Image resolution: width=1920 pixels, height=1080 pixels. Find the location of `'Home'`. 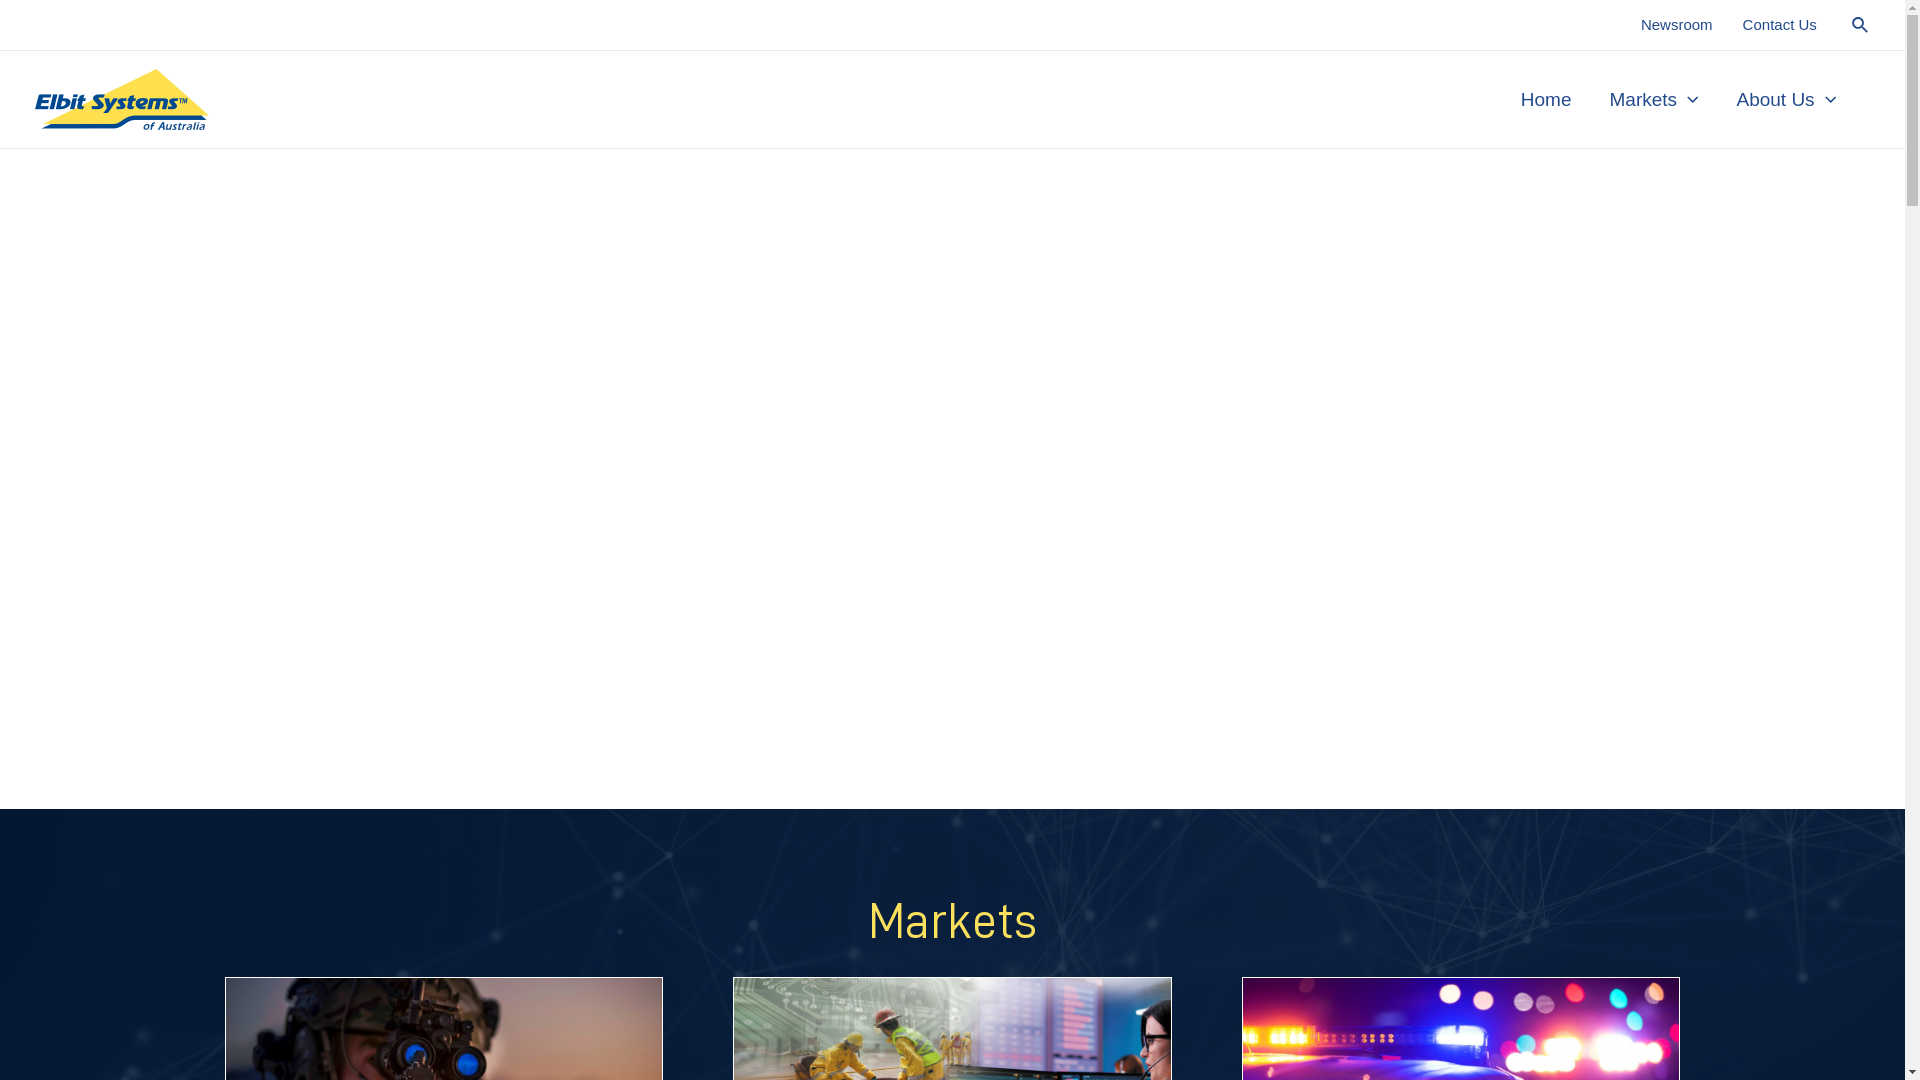

'Home' is located at coordinates (1545, 99).